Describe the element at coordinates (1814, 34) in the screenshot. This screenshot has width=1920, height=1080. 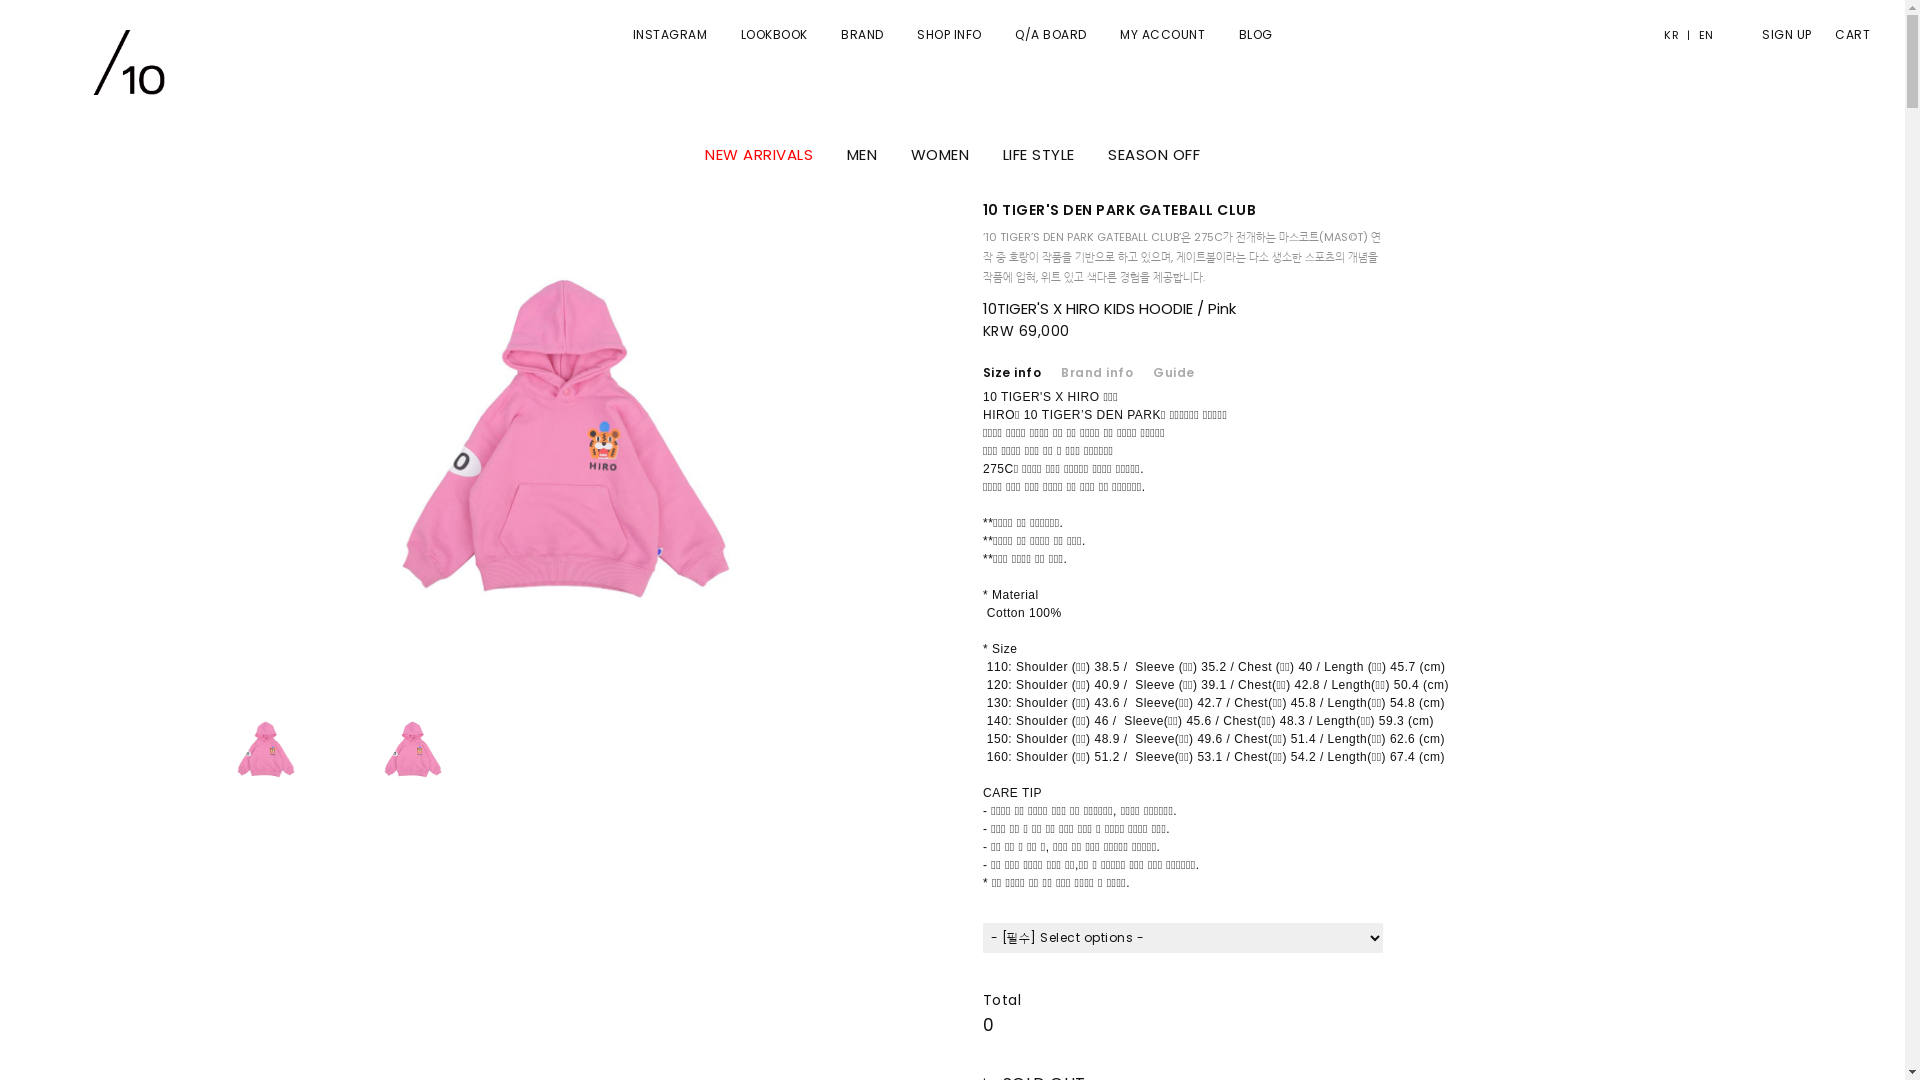
I see `'CART'` at that location.